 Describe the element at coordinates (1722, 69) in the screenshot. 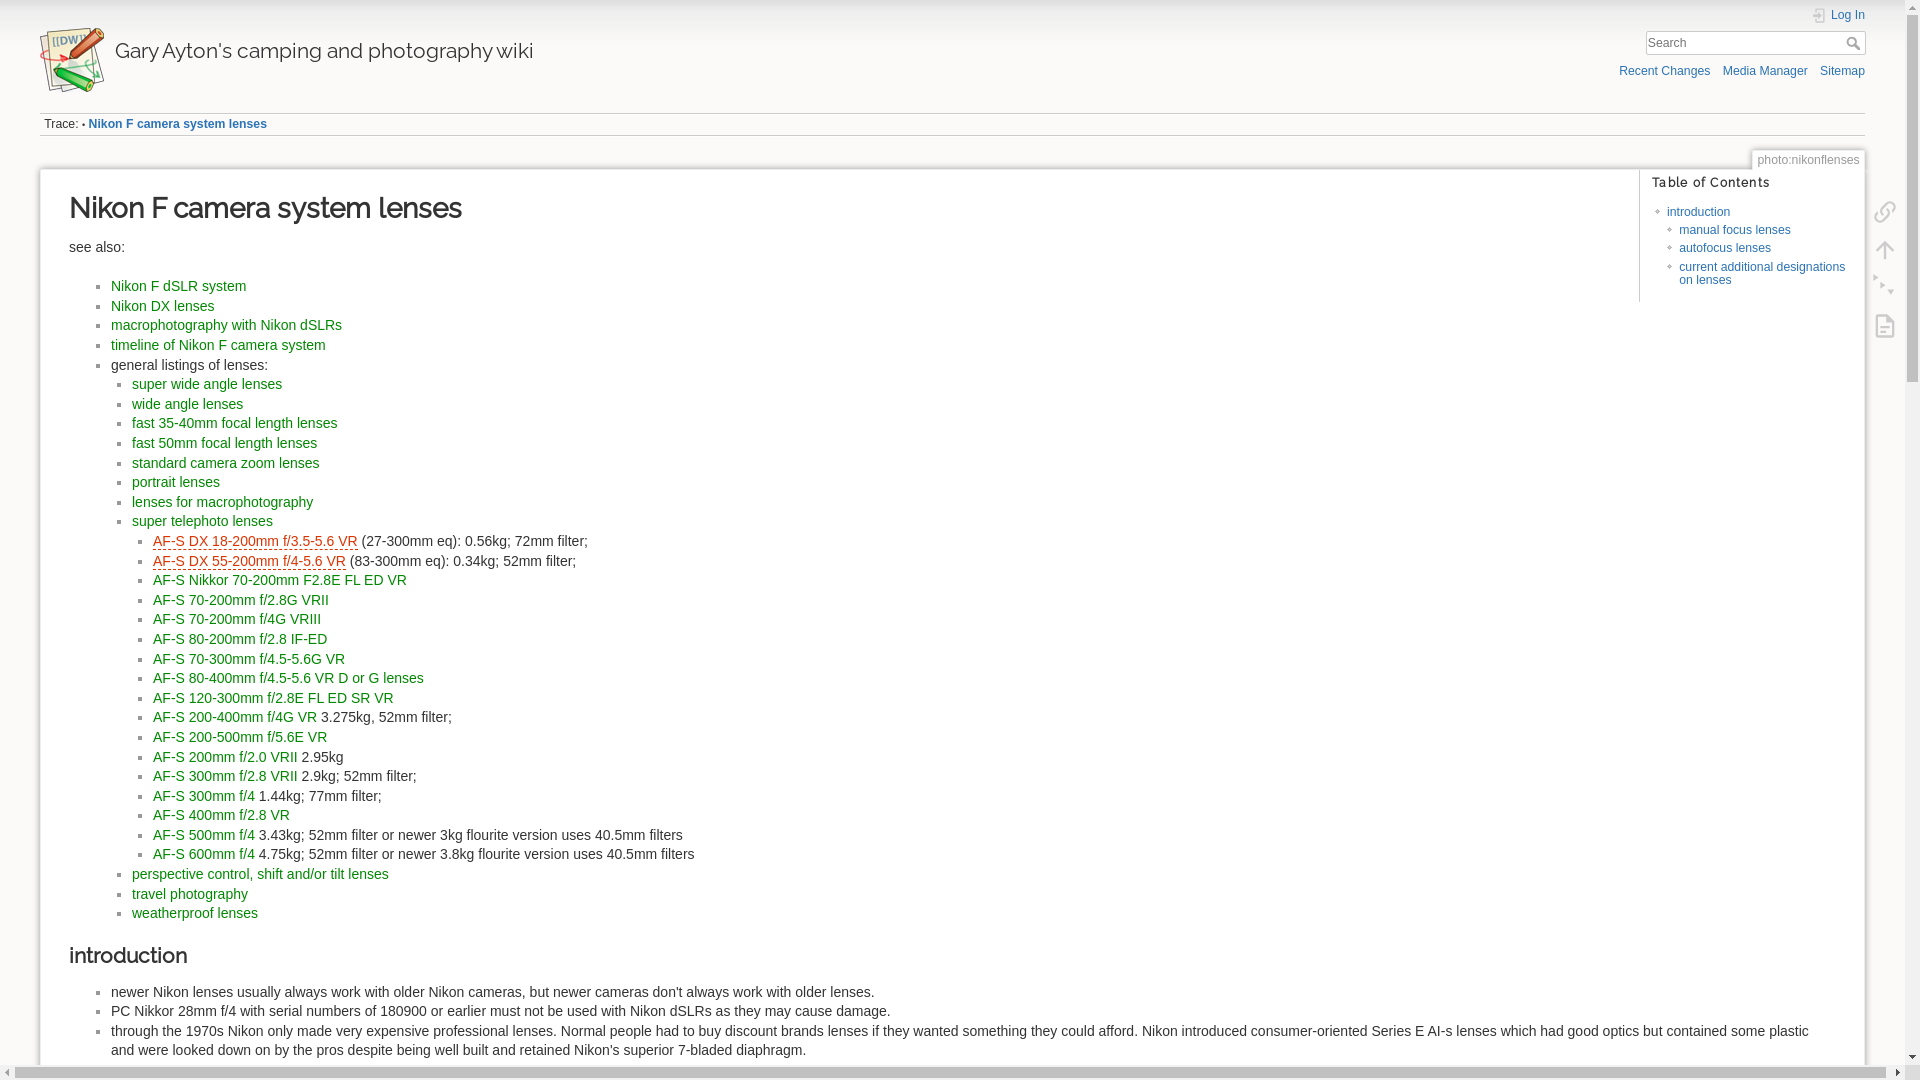

I see `'Media Manager'` at that location.